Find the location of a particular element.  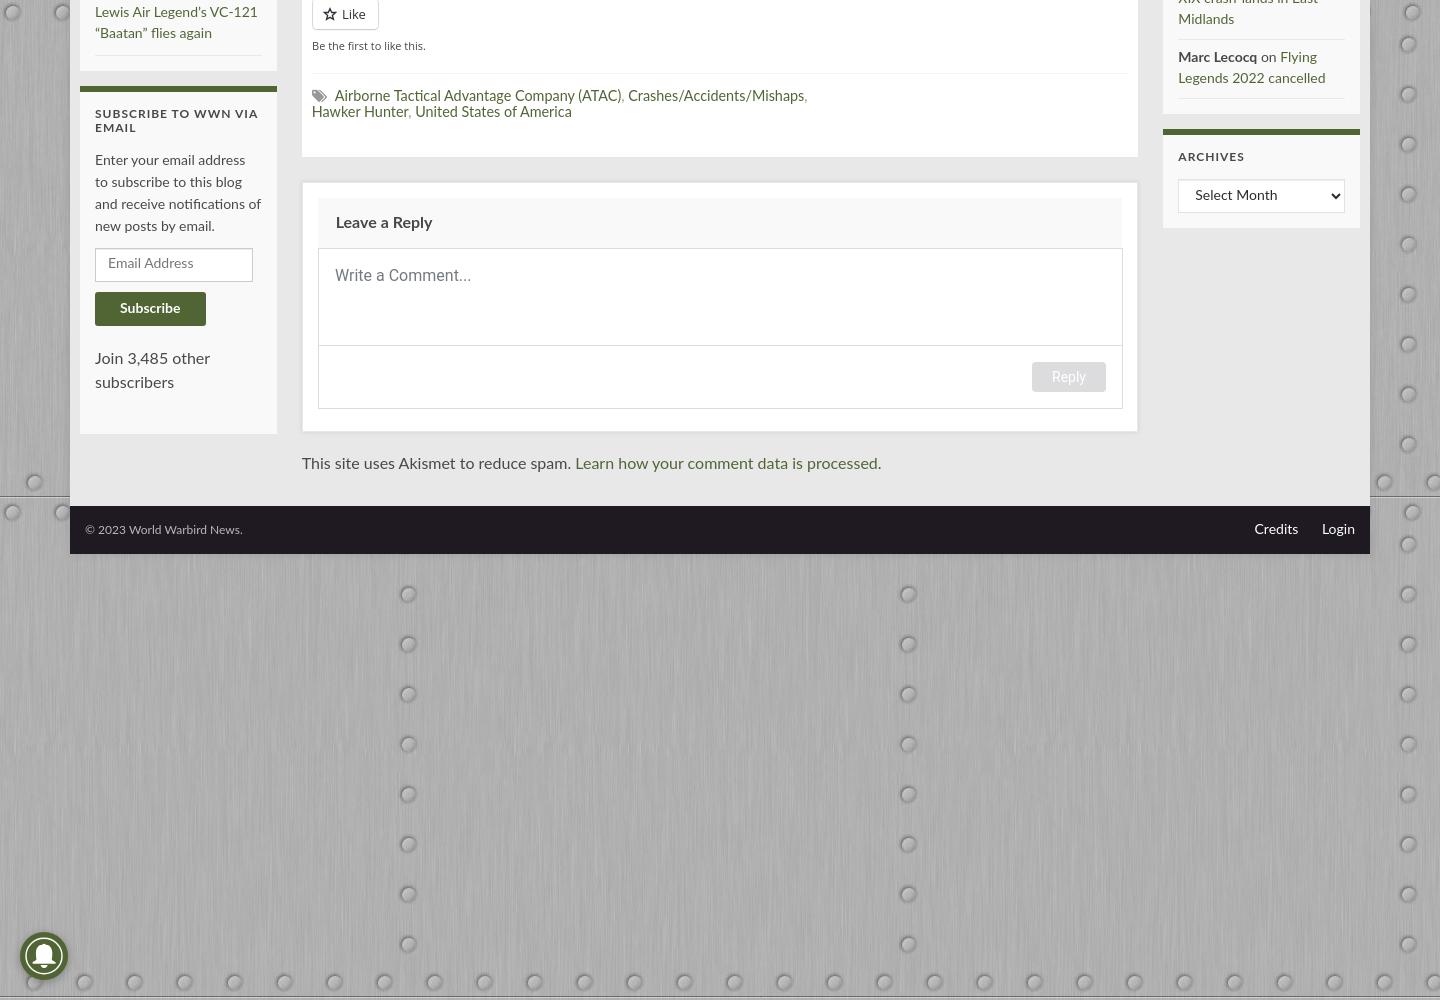

'This site uses Akismet to reduce spam.' is located at coordinates (438, 462).